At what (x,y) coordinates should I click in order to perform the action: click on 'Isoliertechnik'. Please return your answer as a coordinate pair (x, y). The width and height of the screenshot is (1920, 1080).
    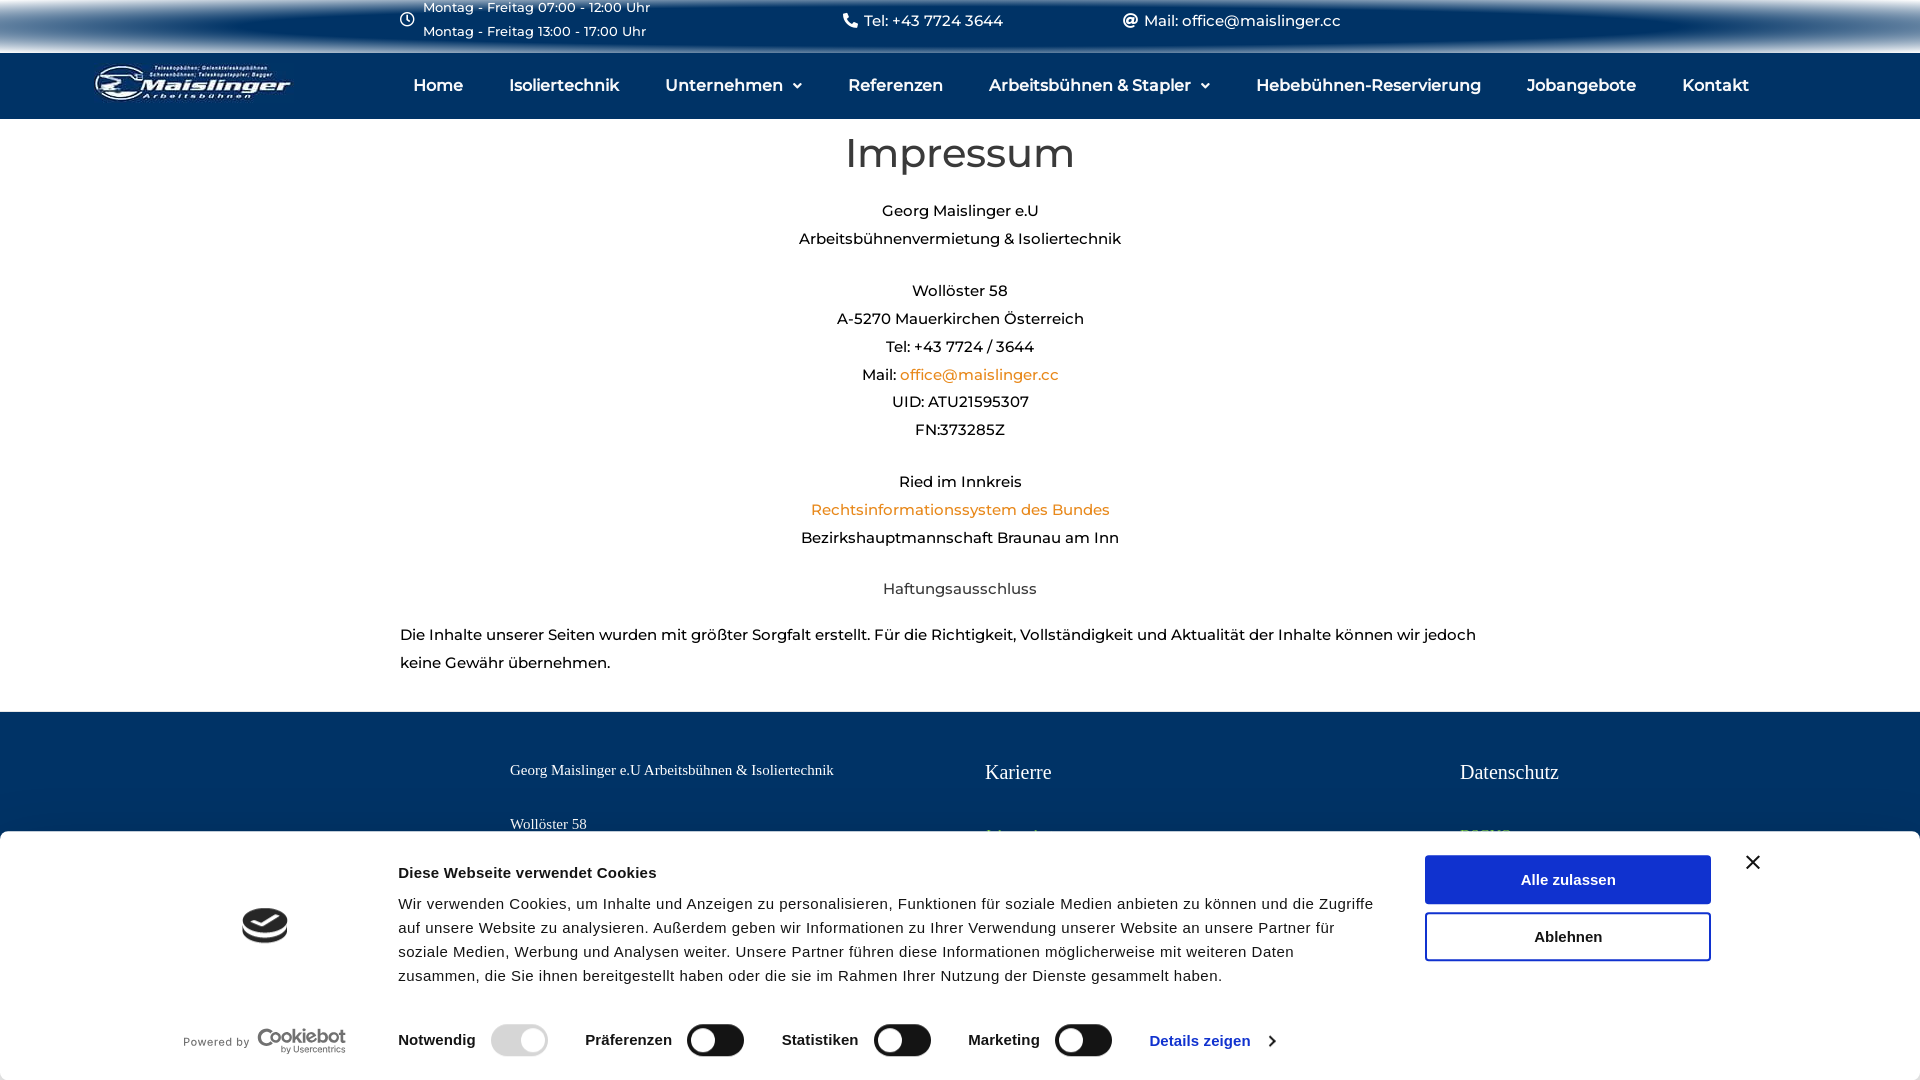
    Looking at the image, I should click on (562, 84).